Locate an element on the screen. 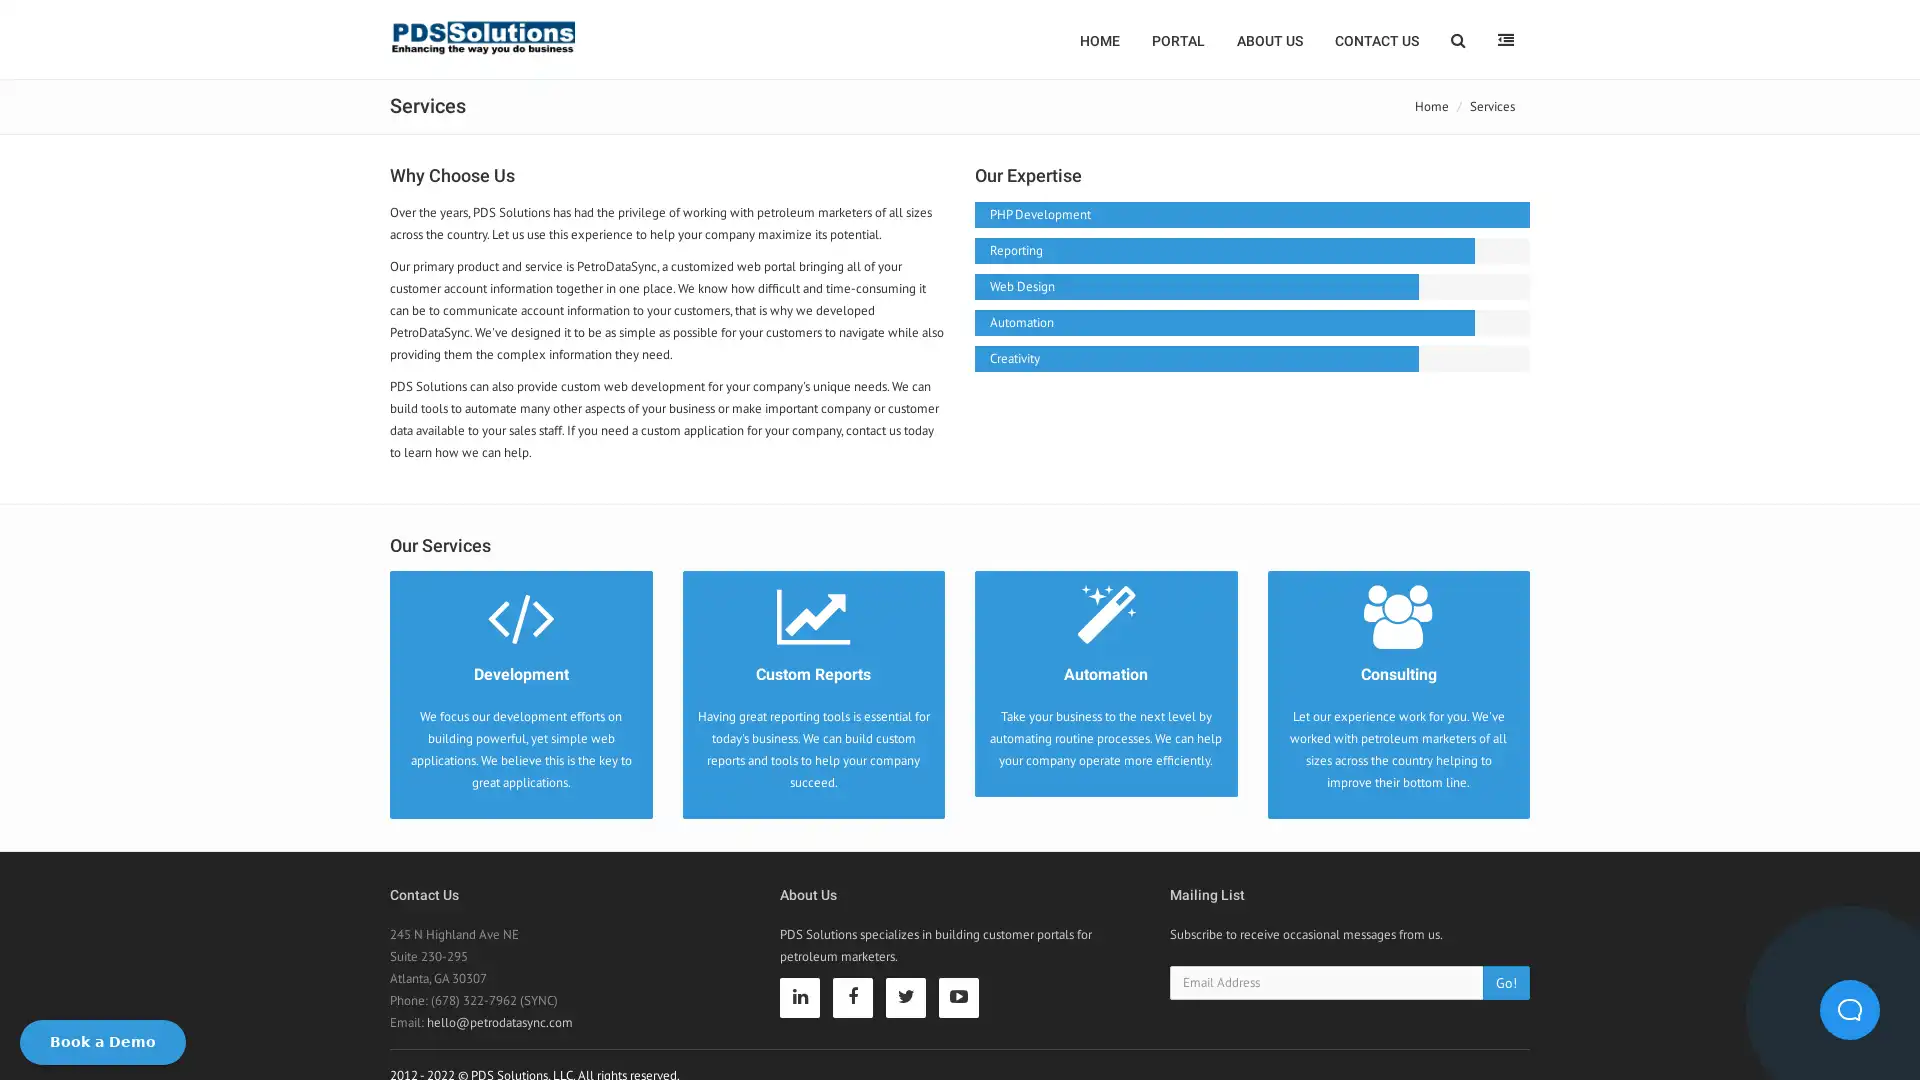 Image resolution: width=1920 pixels, height=1080 pixels. Go! is located at coordinates (1506, 979).